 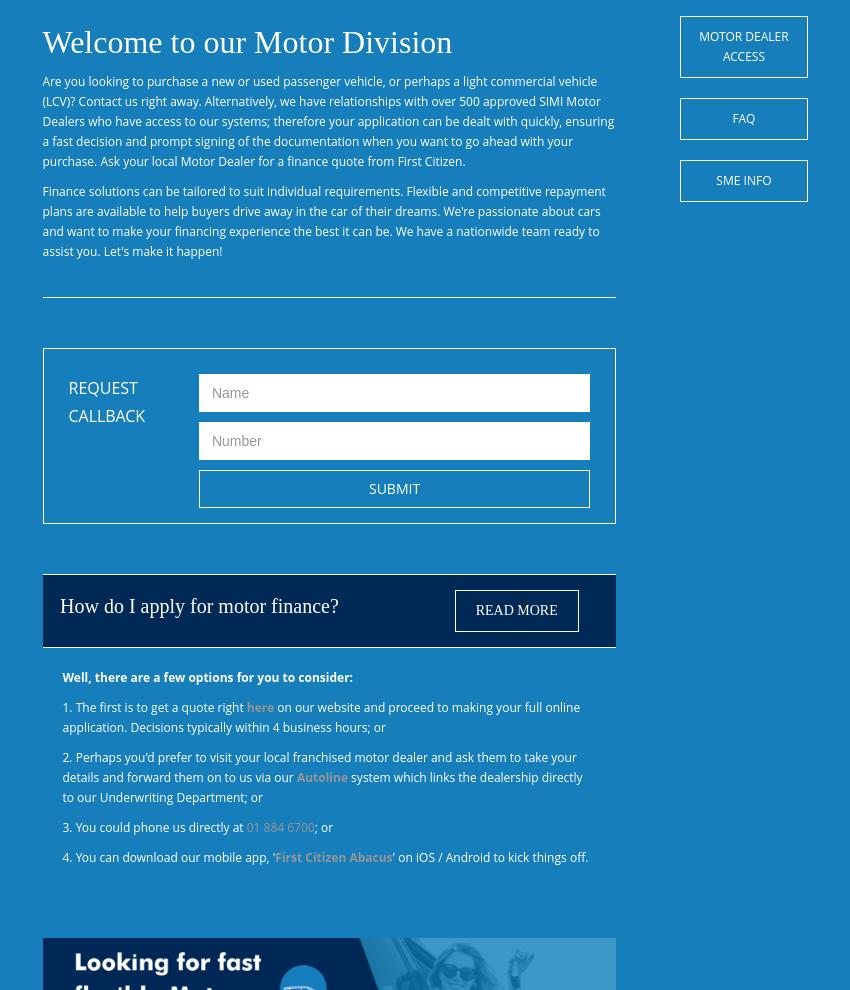 I want to click on 'here', so click(x=259, y=706).